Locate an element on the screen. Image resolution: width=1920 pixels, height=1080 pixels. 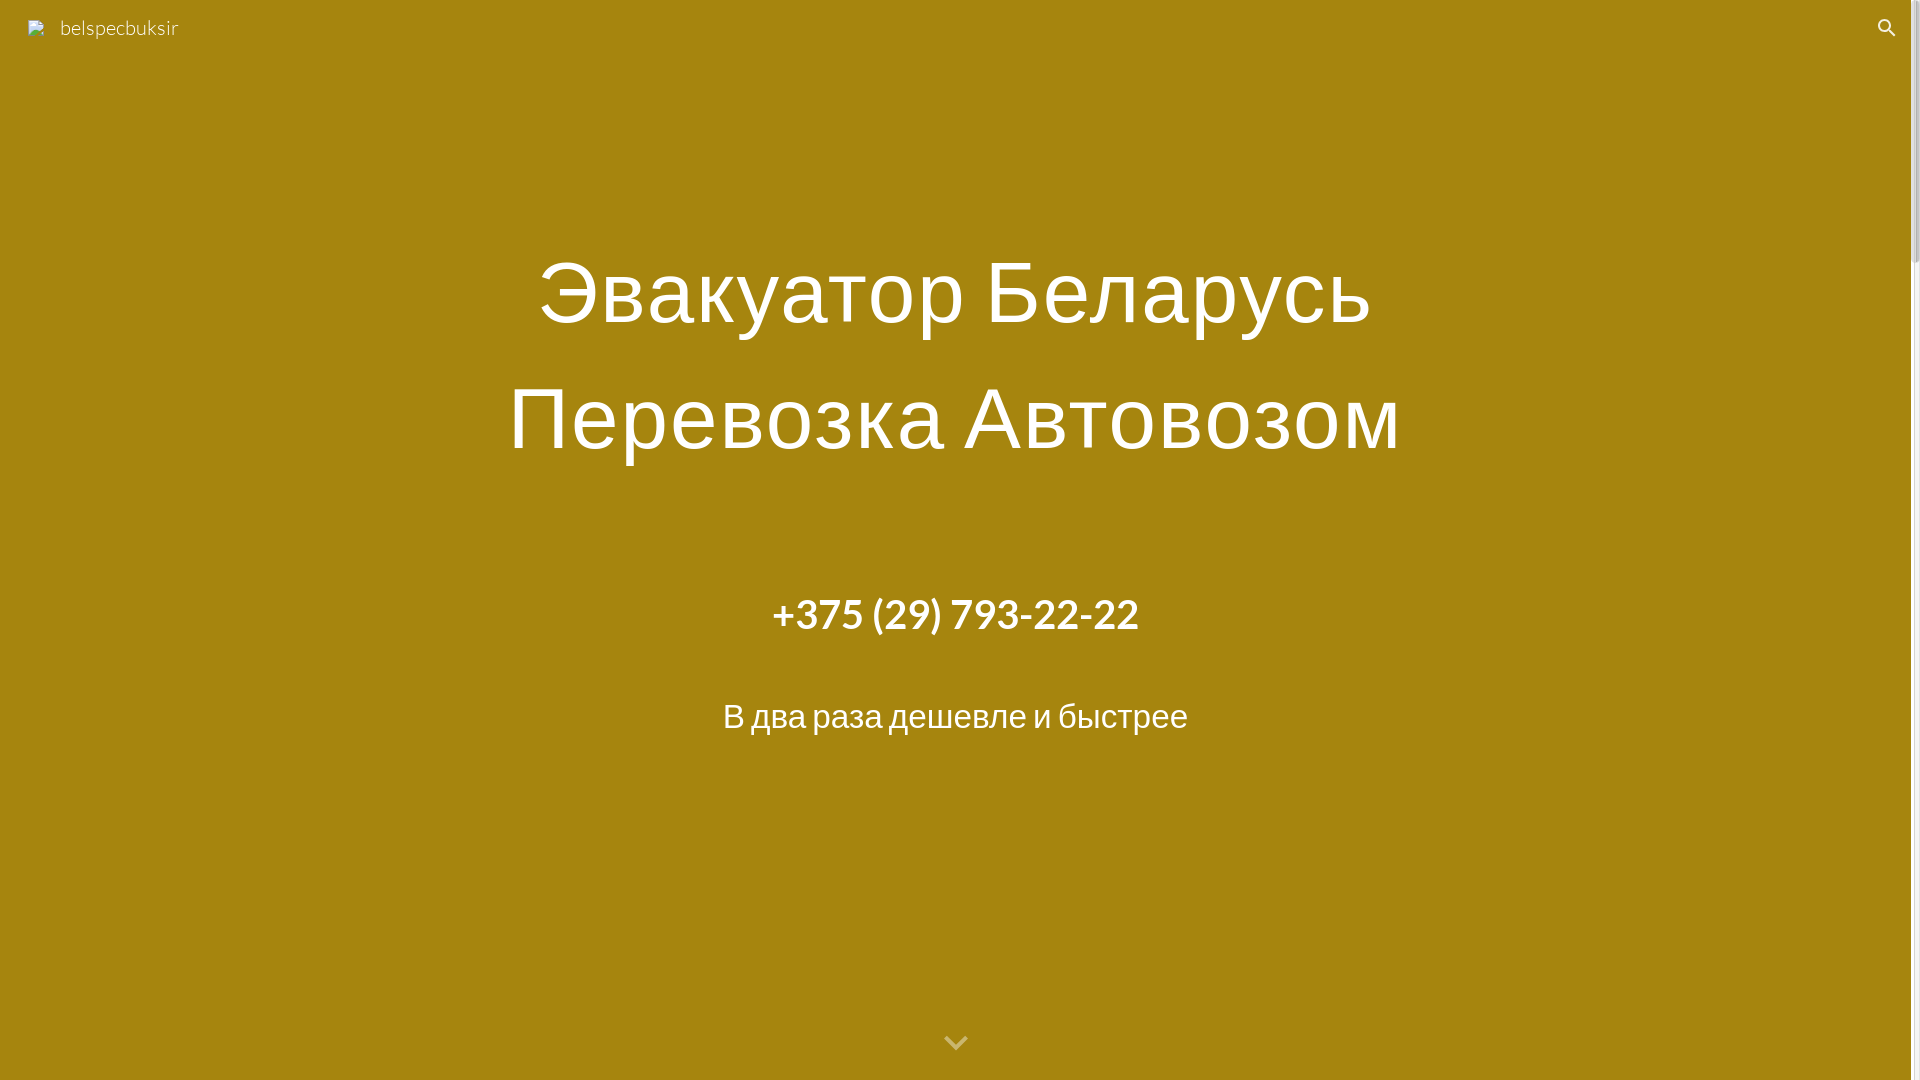
'belspecbuksir' is located at coordinates (102, 25).